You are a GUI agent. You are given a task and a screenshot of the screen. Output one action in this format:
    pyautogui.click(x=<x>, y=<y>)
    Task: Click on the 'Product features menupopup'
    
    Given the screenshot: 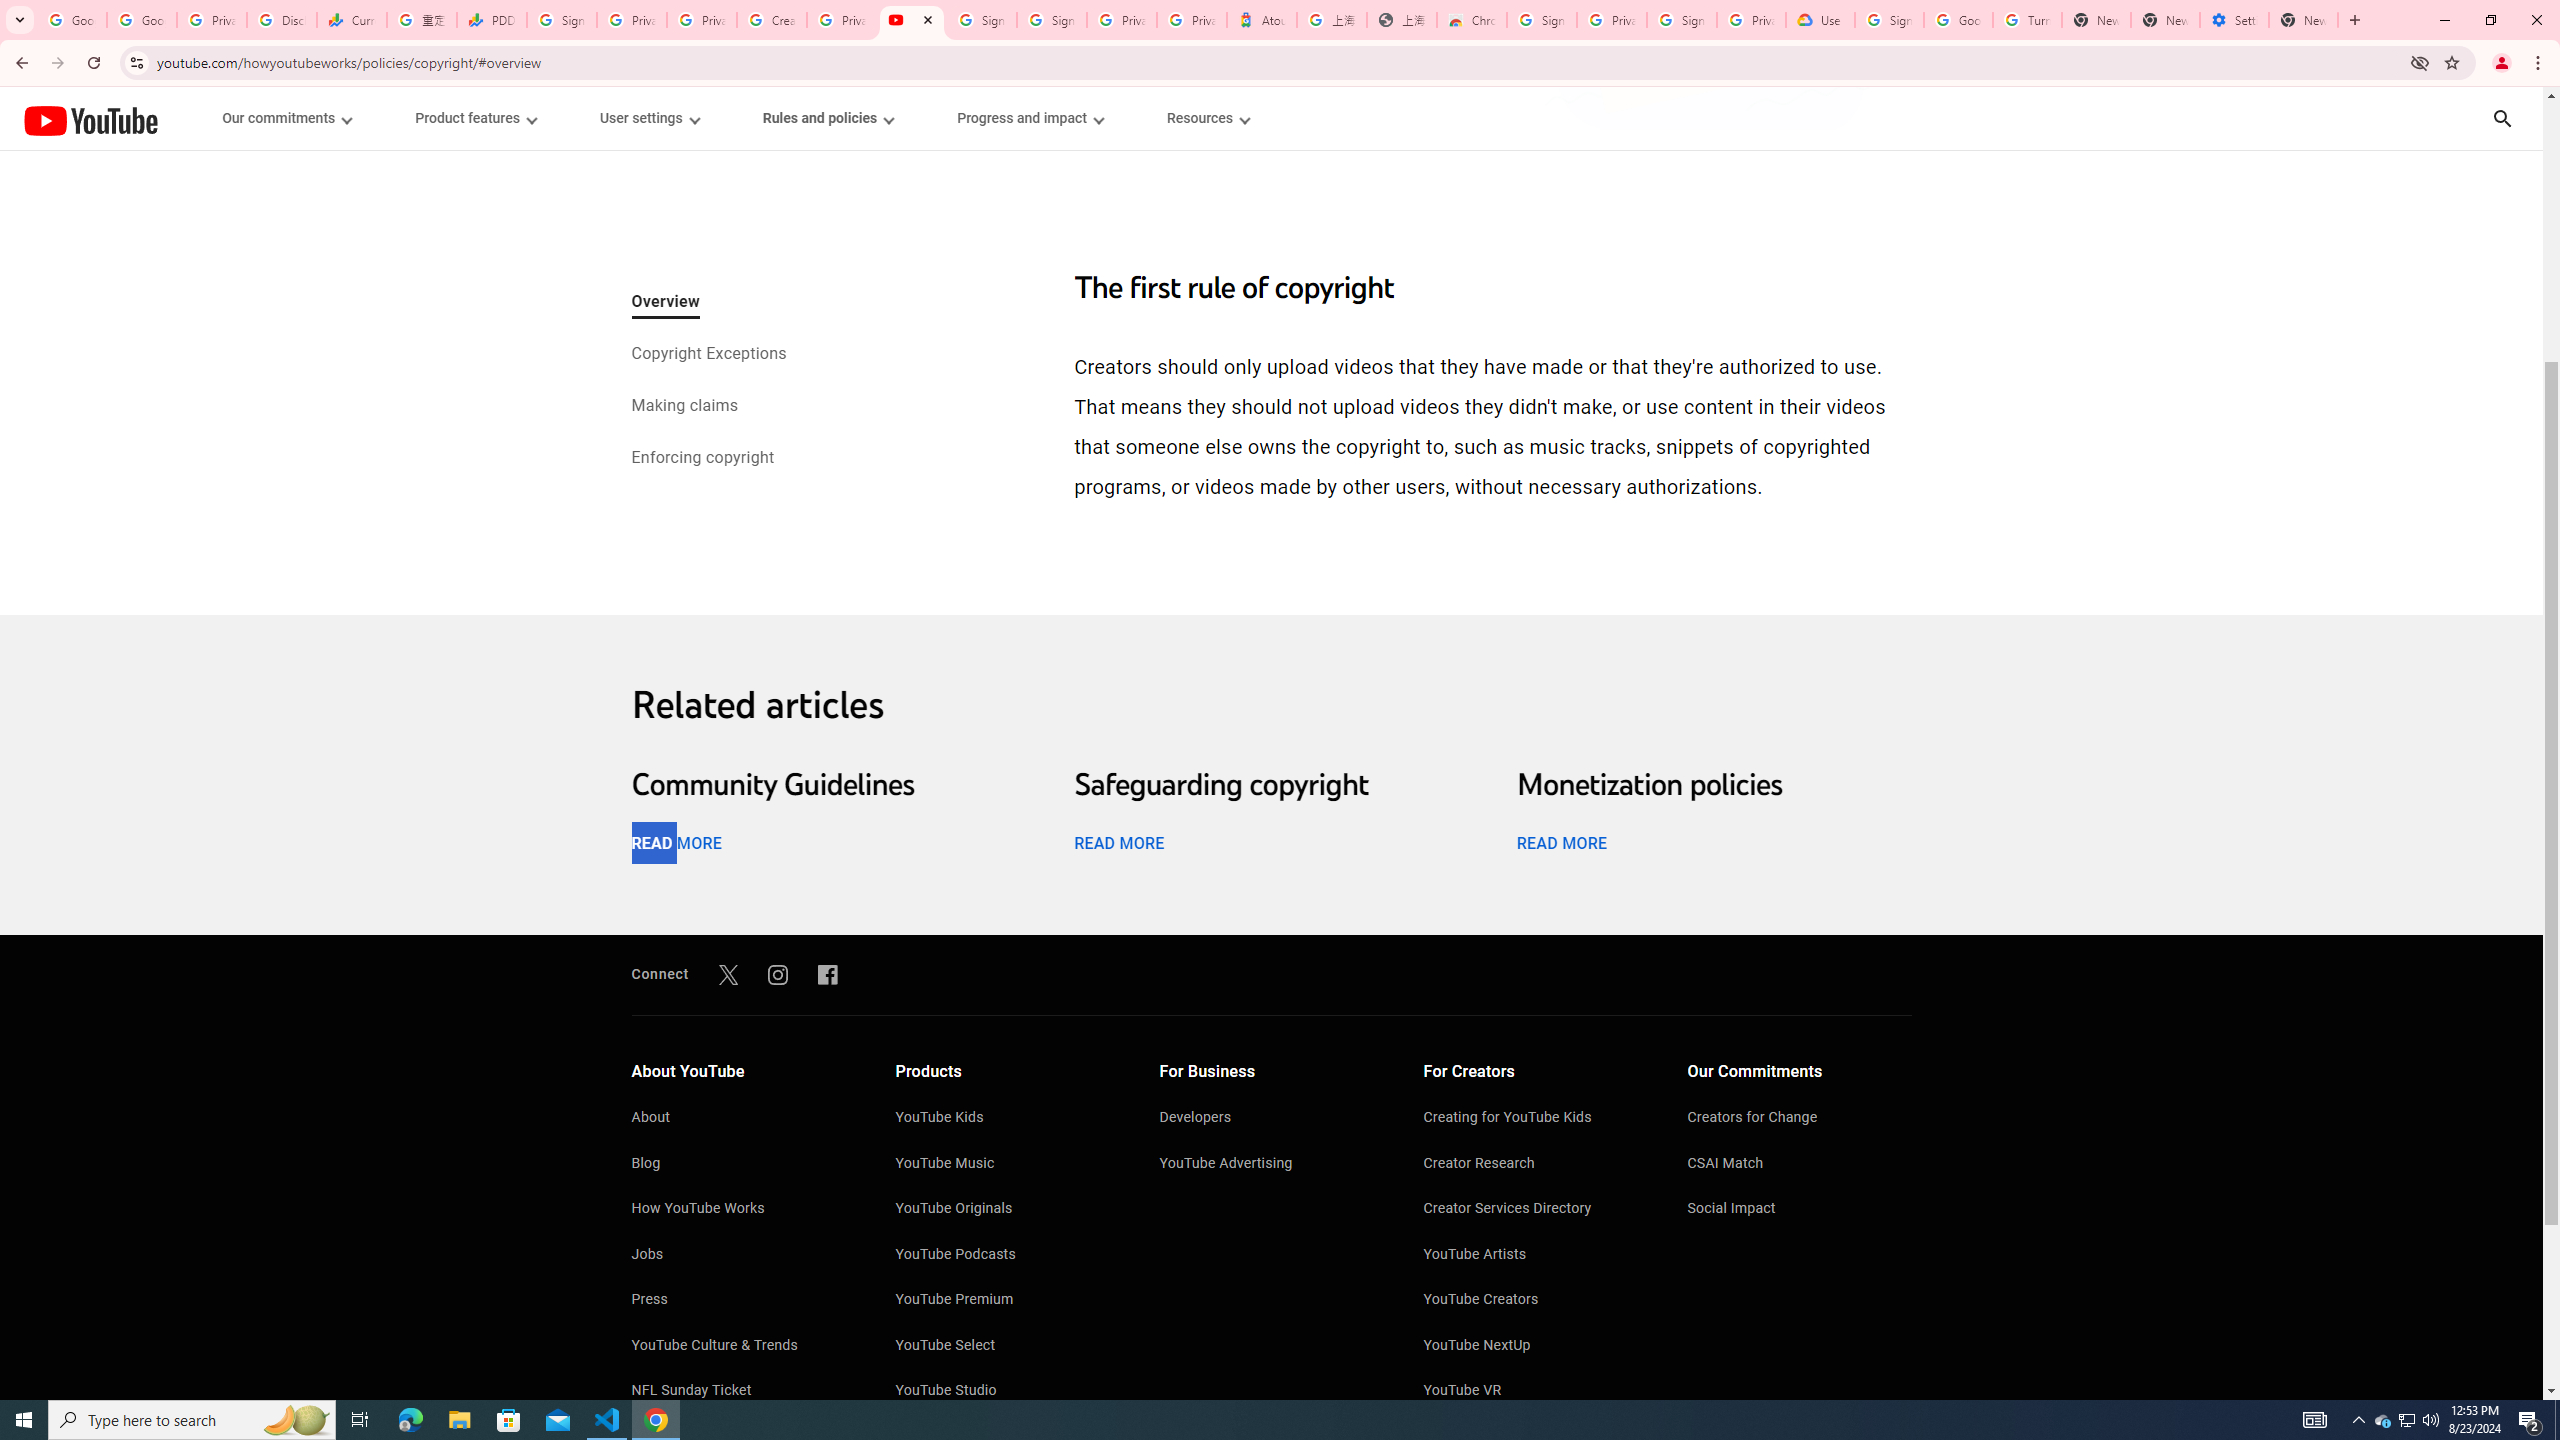 What is the action you would take?
    pyautogui.click(x=473, y=118)
    